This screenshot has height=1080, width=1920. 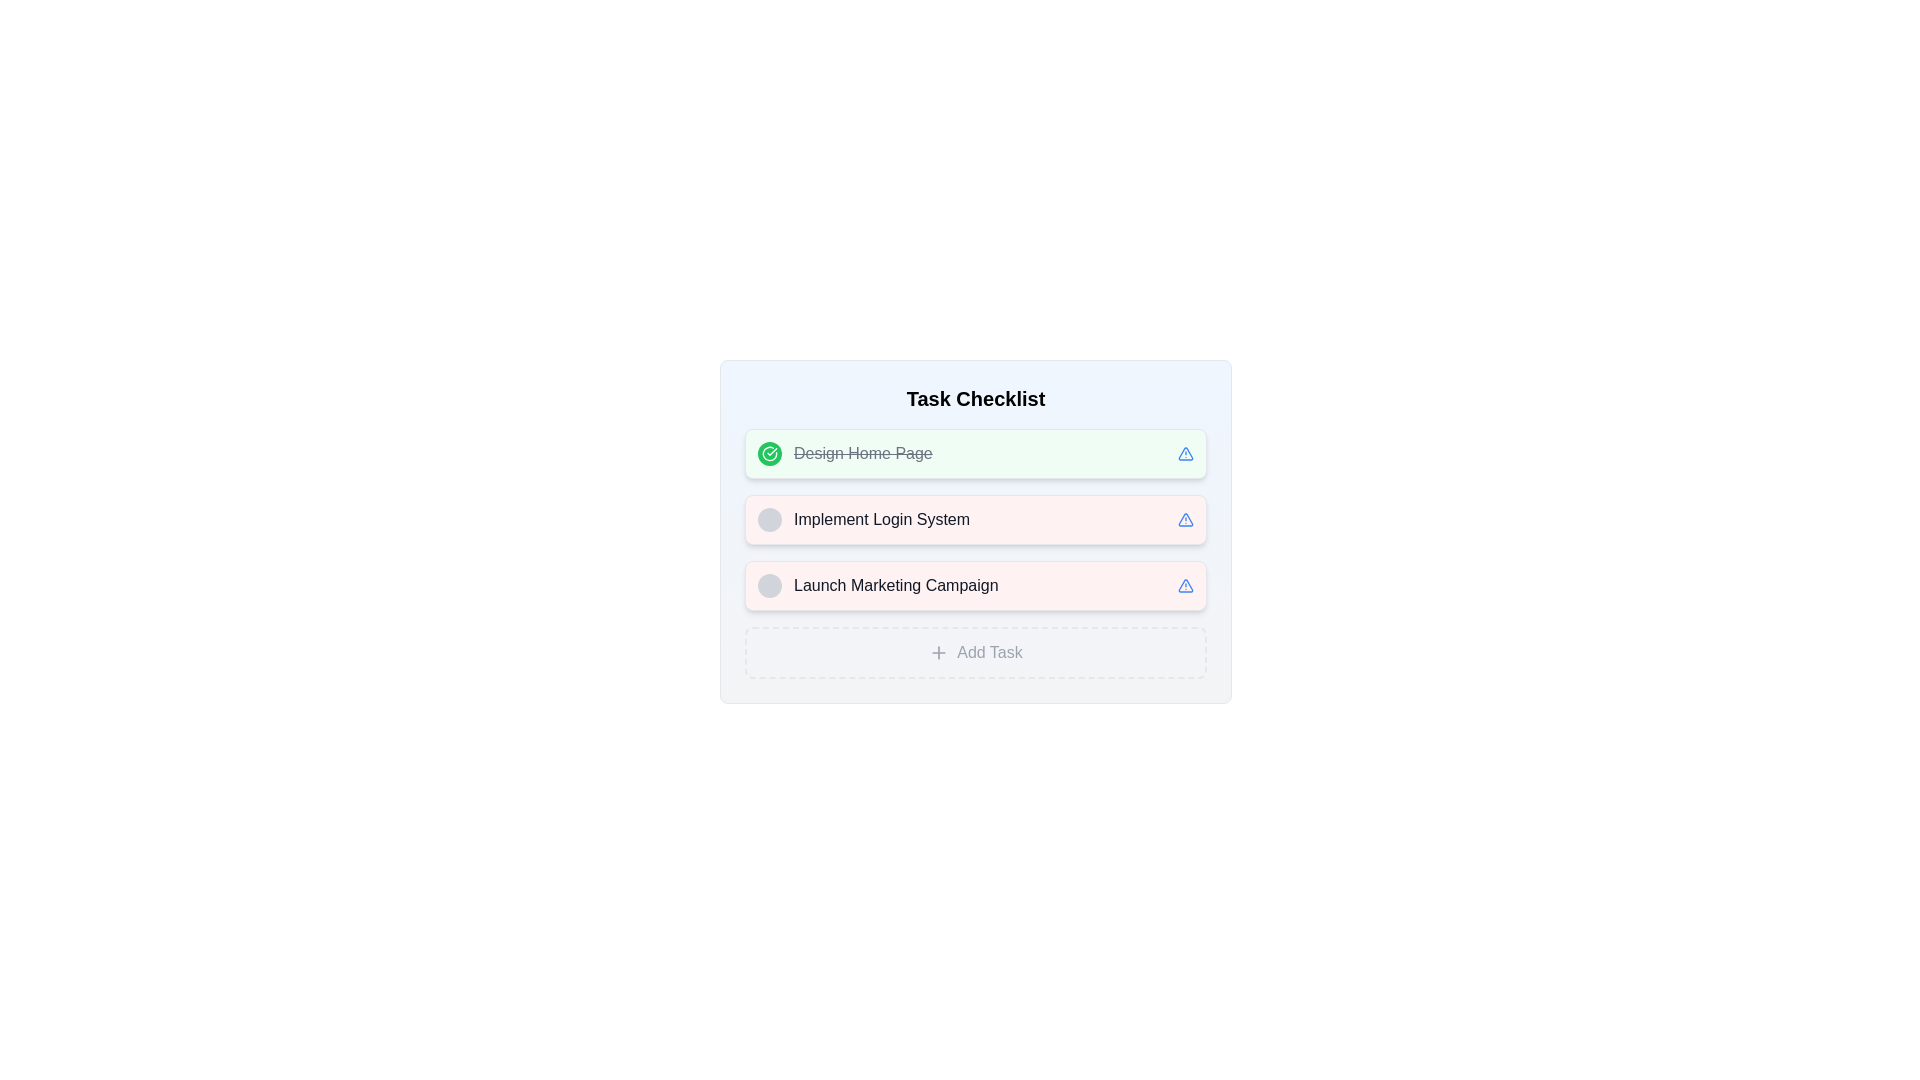 I want to click on the Circle-shaped button or icon that marks the task associated with 'Launch Marketing Campaign', so click(x=768, y=585).